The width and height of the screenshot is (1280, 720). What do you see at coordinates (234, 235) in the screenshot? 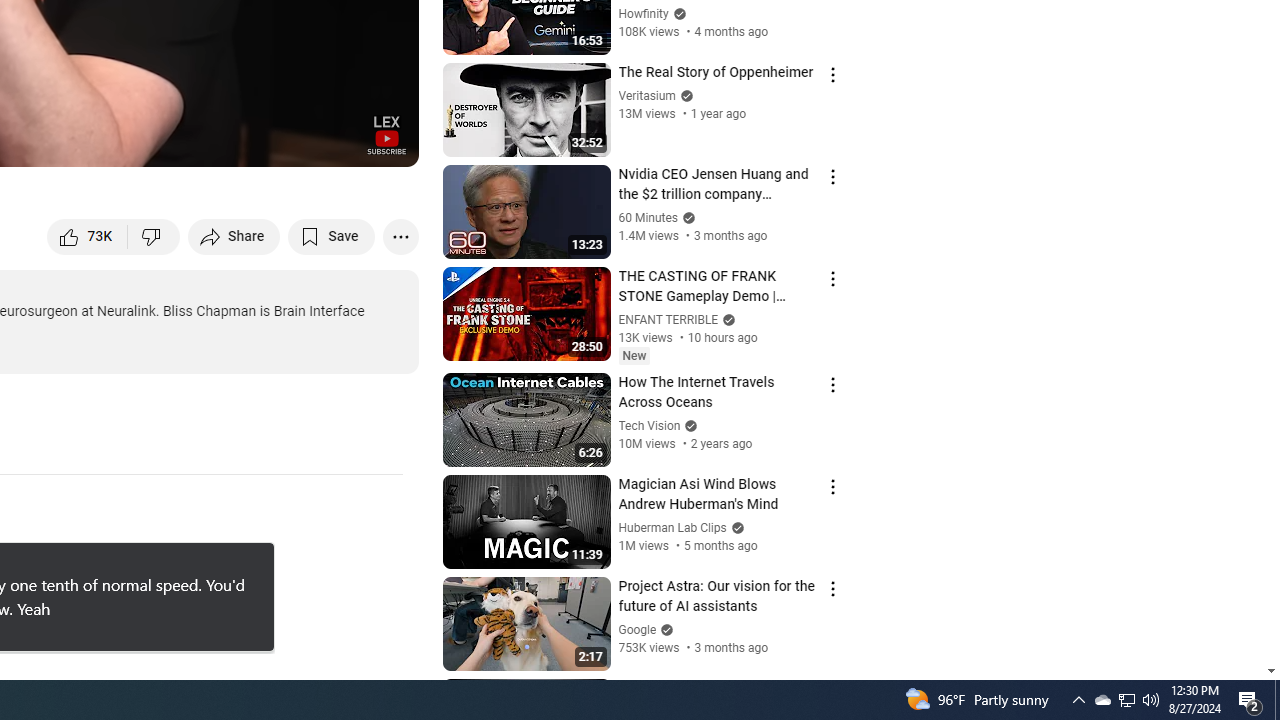
I see `'Share'` at bounding box center [234, 235].